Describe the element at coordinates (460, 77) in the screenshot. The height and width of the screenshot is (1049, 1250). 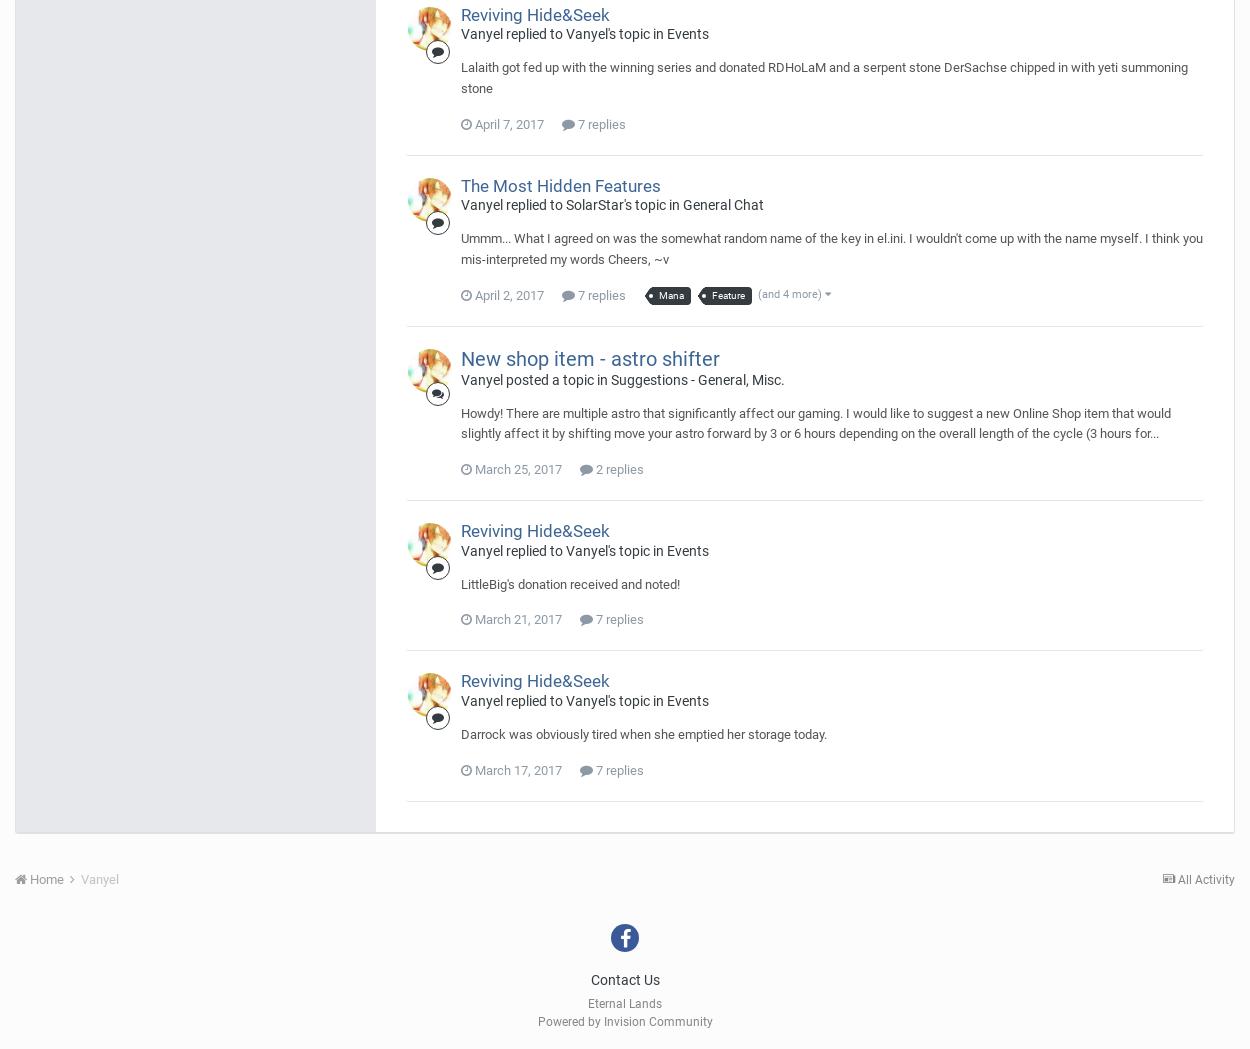
I see `'Lalaith got fed up with the winning series and donated RDHoLaM and a serpent stone  
DerSachse chipped in with yeti summoning stone'` at that location.